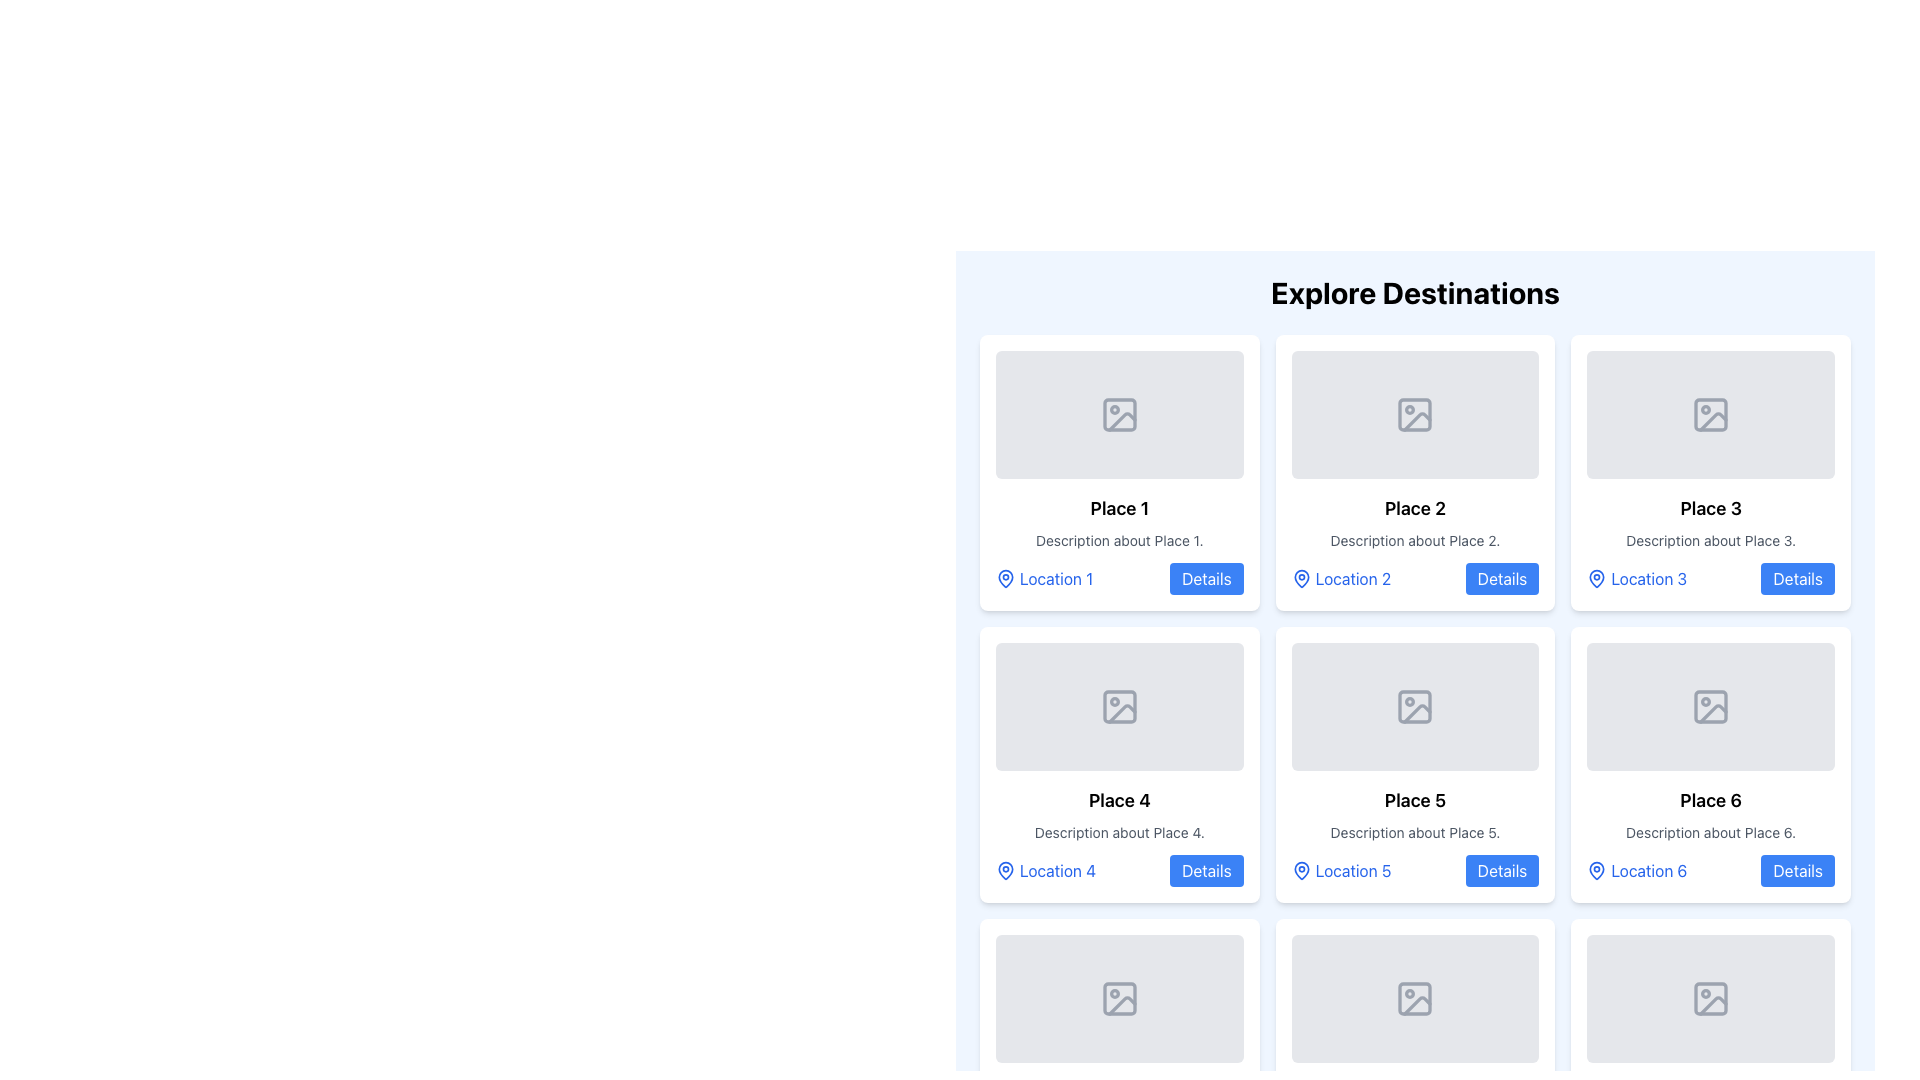  What do you see at coordinates (1205, 578) in the screenshot?
I see `the blue button labeled 'Details' located at the bottom-right corner of the 'Place 1' card` at bounding box center [1205, 578].